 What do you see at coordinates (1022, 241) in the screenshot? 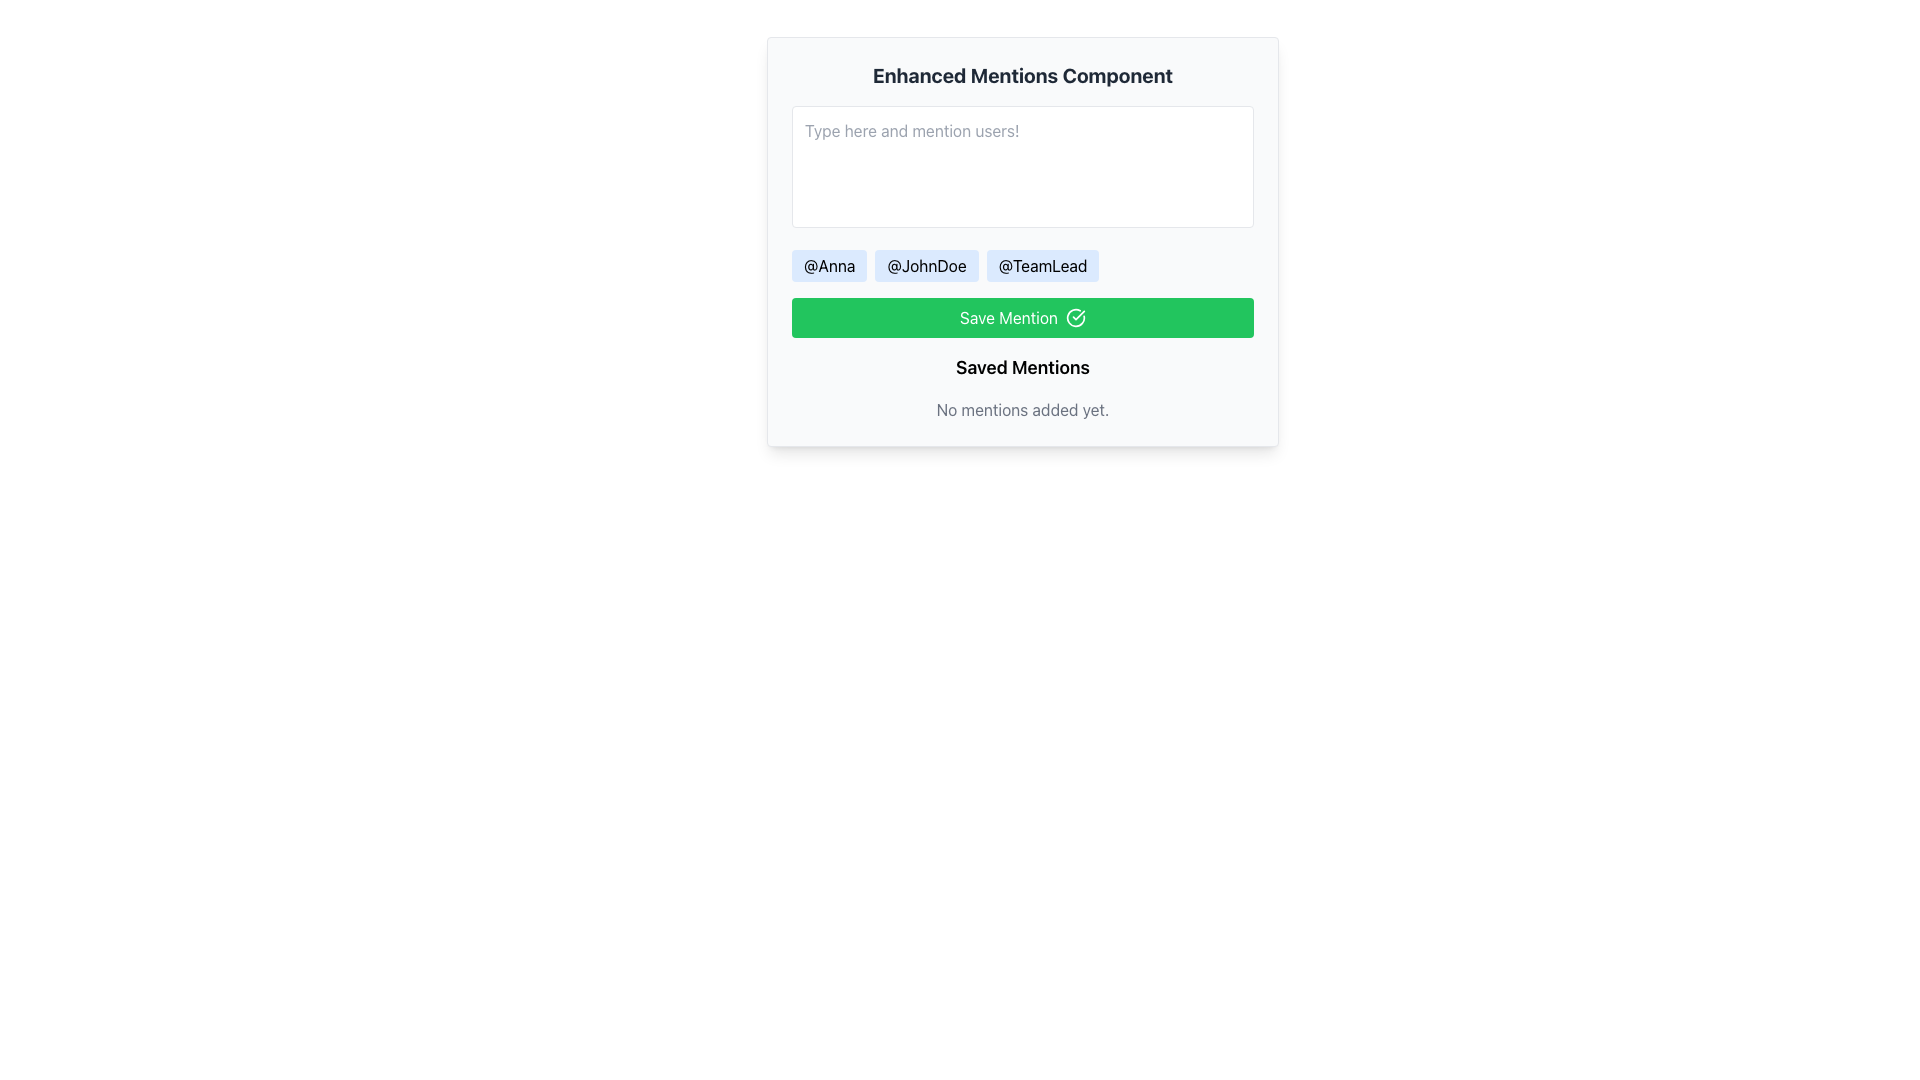
I see `the Enhanced Mentions Component` at bounding box center [1022, 241].